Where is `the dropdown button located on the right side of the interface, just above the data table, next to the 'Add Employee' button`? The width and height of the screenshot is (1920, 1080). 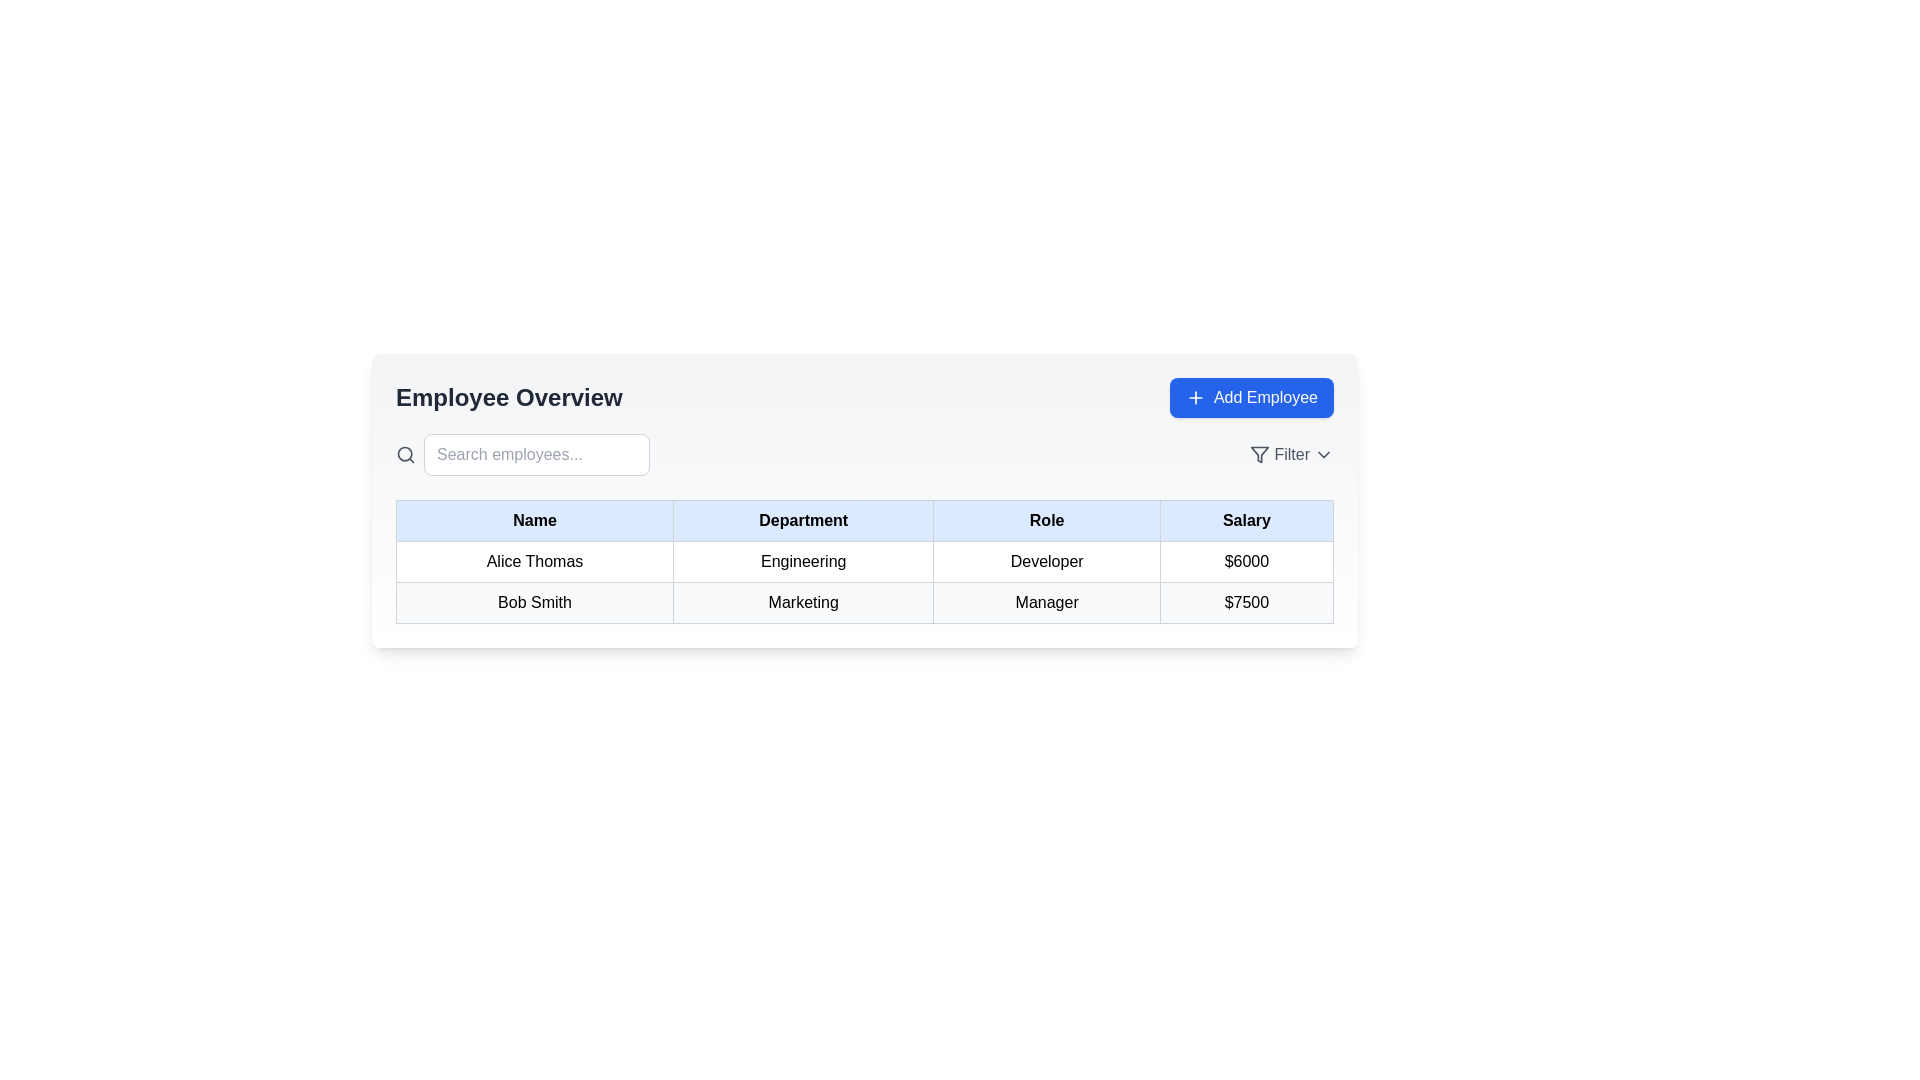 the dropdown button located on the right side of the interface, just above the data table, next to the 'Add Employee' button is located at coordinates (1292, 455).